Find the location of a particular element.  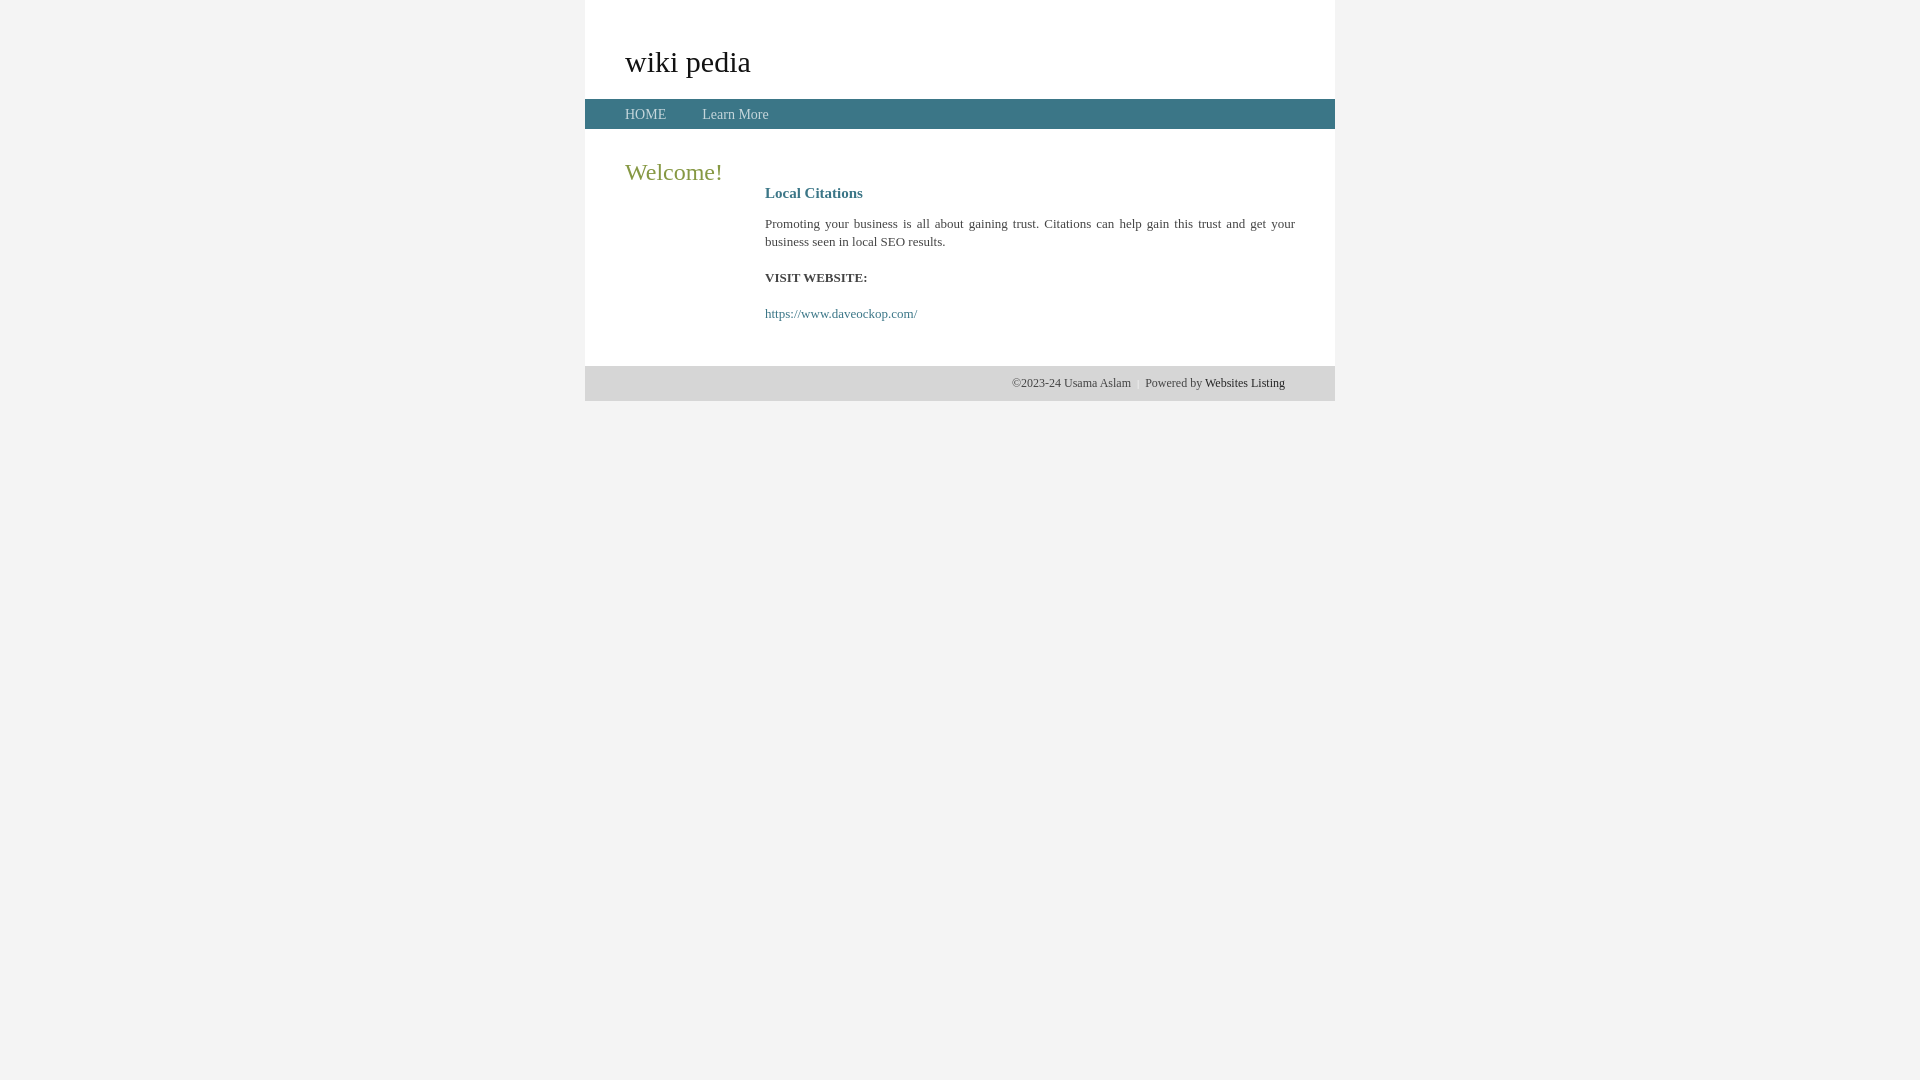

'HOME' is located at coordinates (645, 114).